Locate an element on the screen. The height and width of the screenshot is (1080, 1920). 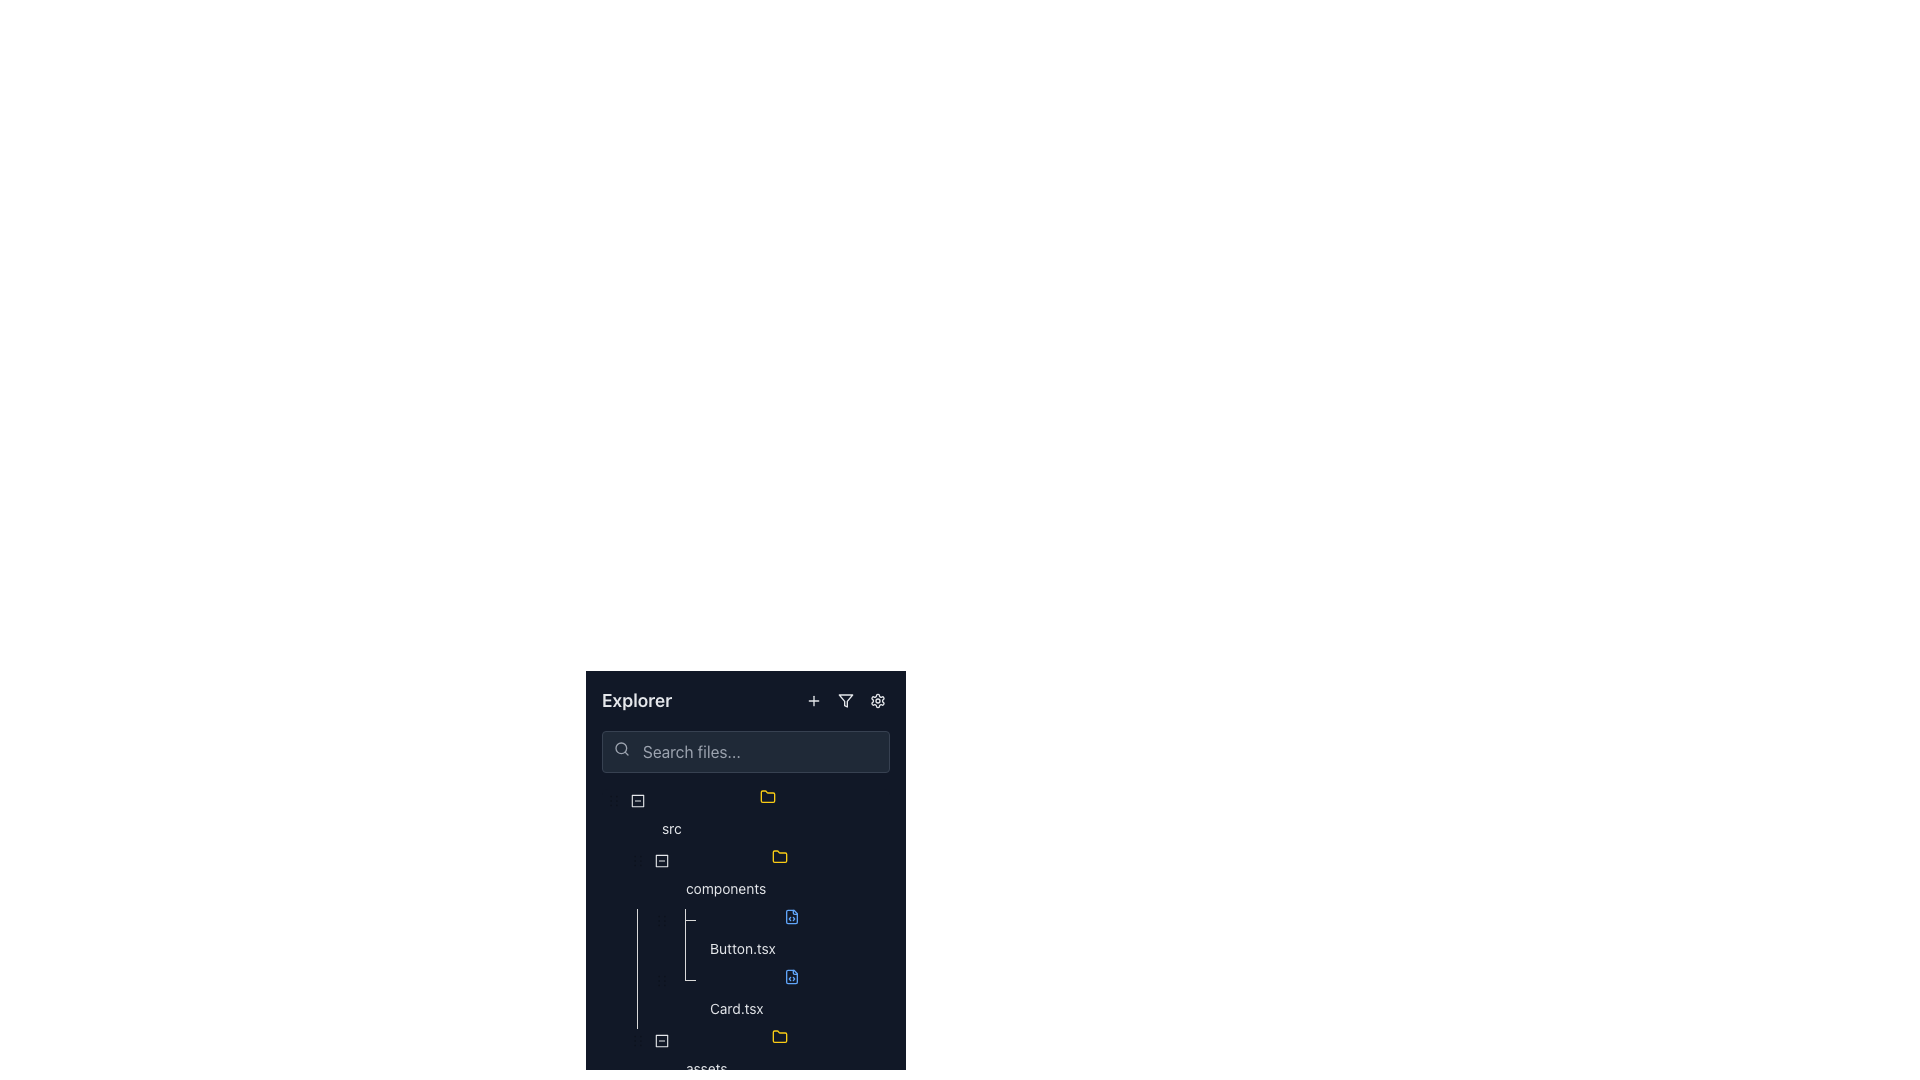
the Draggable Icon, which consists of two vertically-aligned dots located next is located at coordinates (613, 800).